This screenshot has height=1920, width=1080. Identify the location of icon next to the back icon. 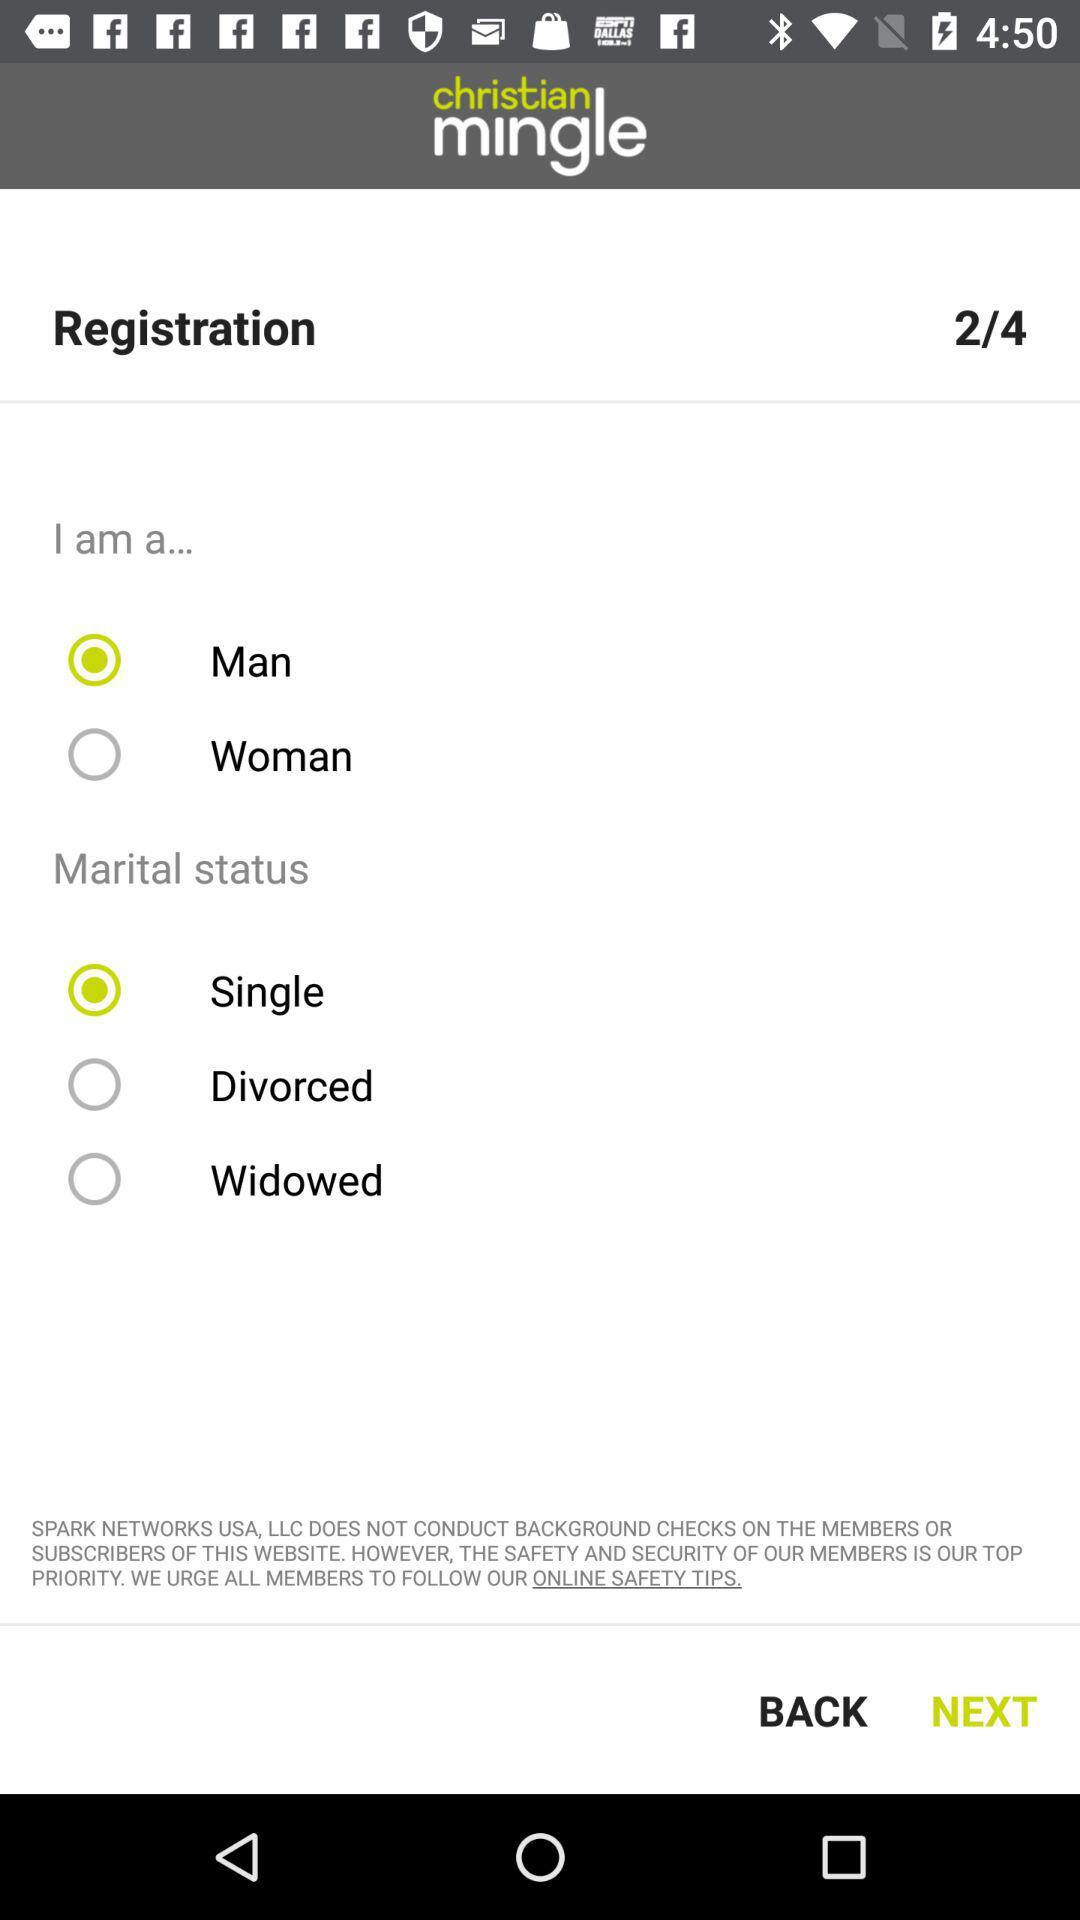
(988, 1708).